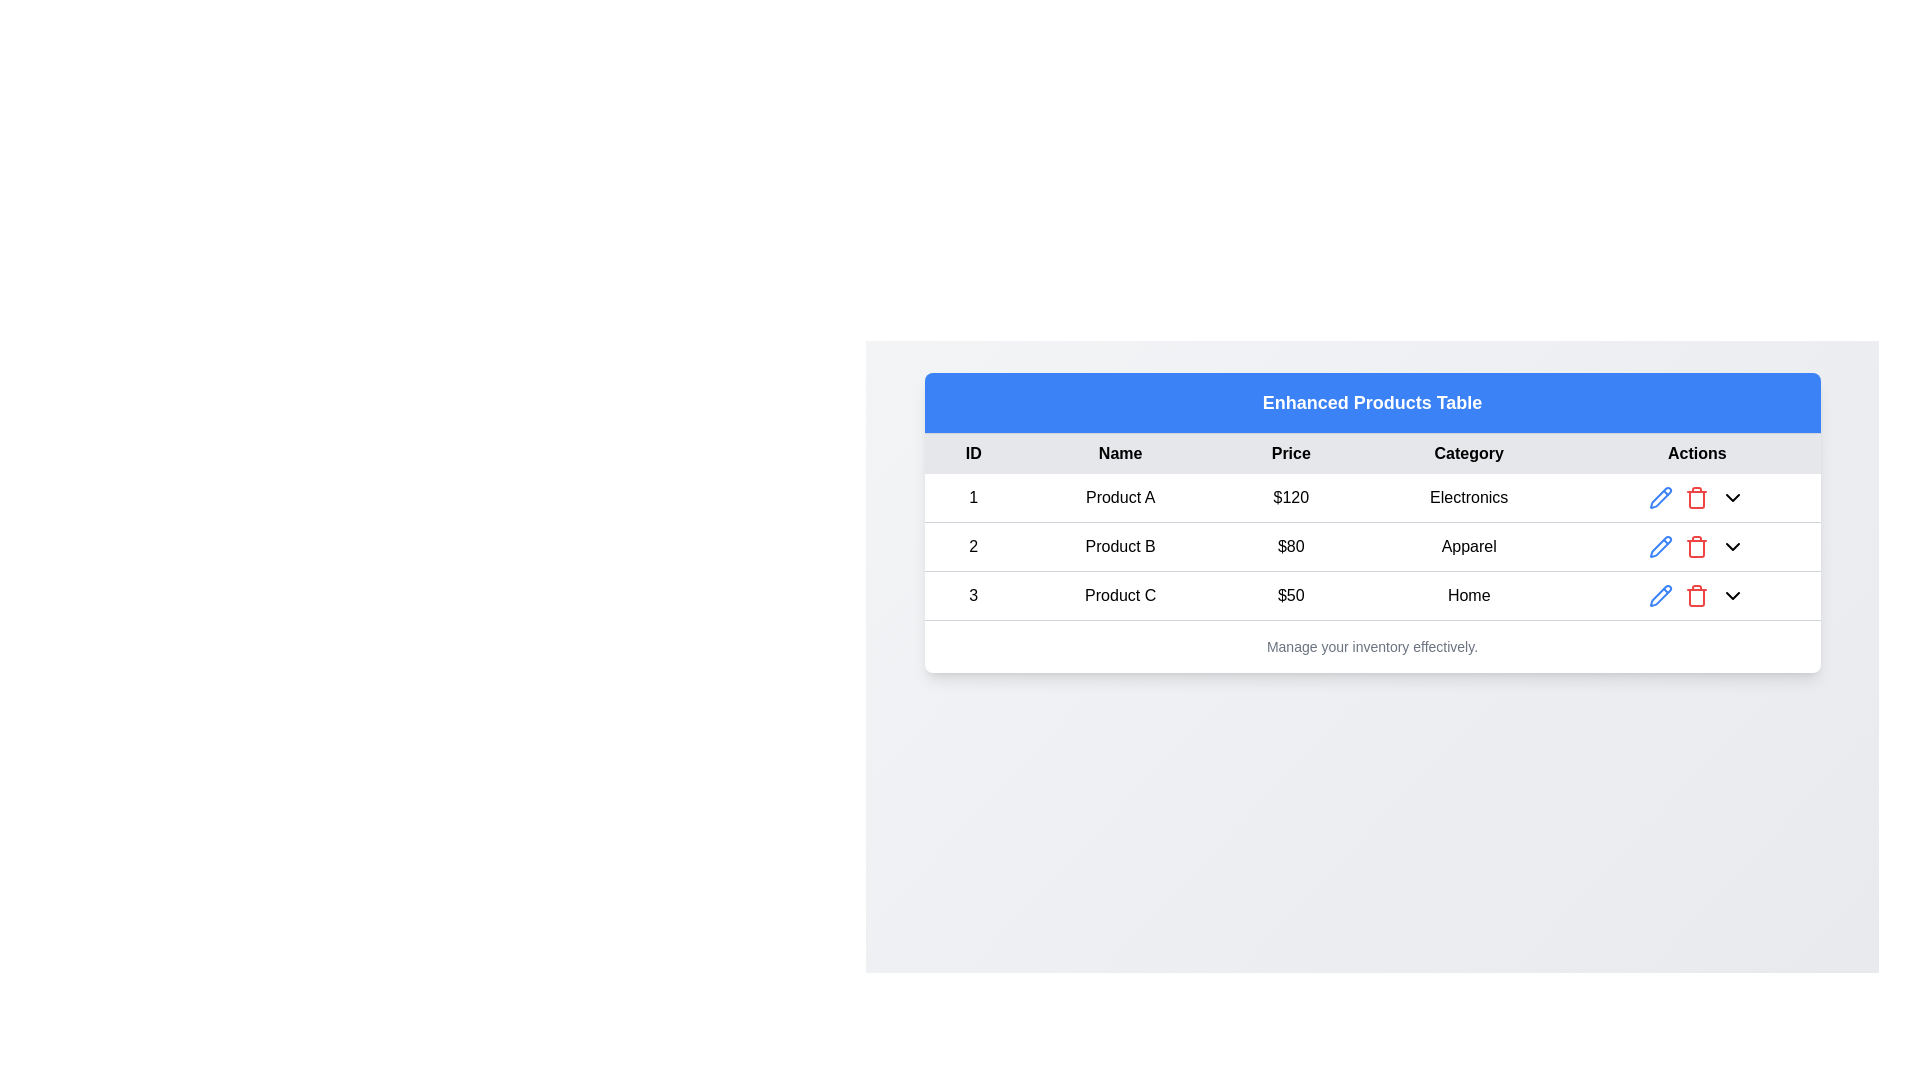 The image size is (1920, 1080). I want to click on the 'Name' table header cell, which is centered and located between the 'ID' and 'Price' labels, displaying black text on a light gray background, so click(1120, 453).